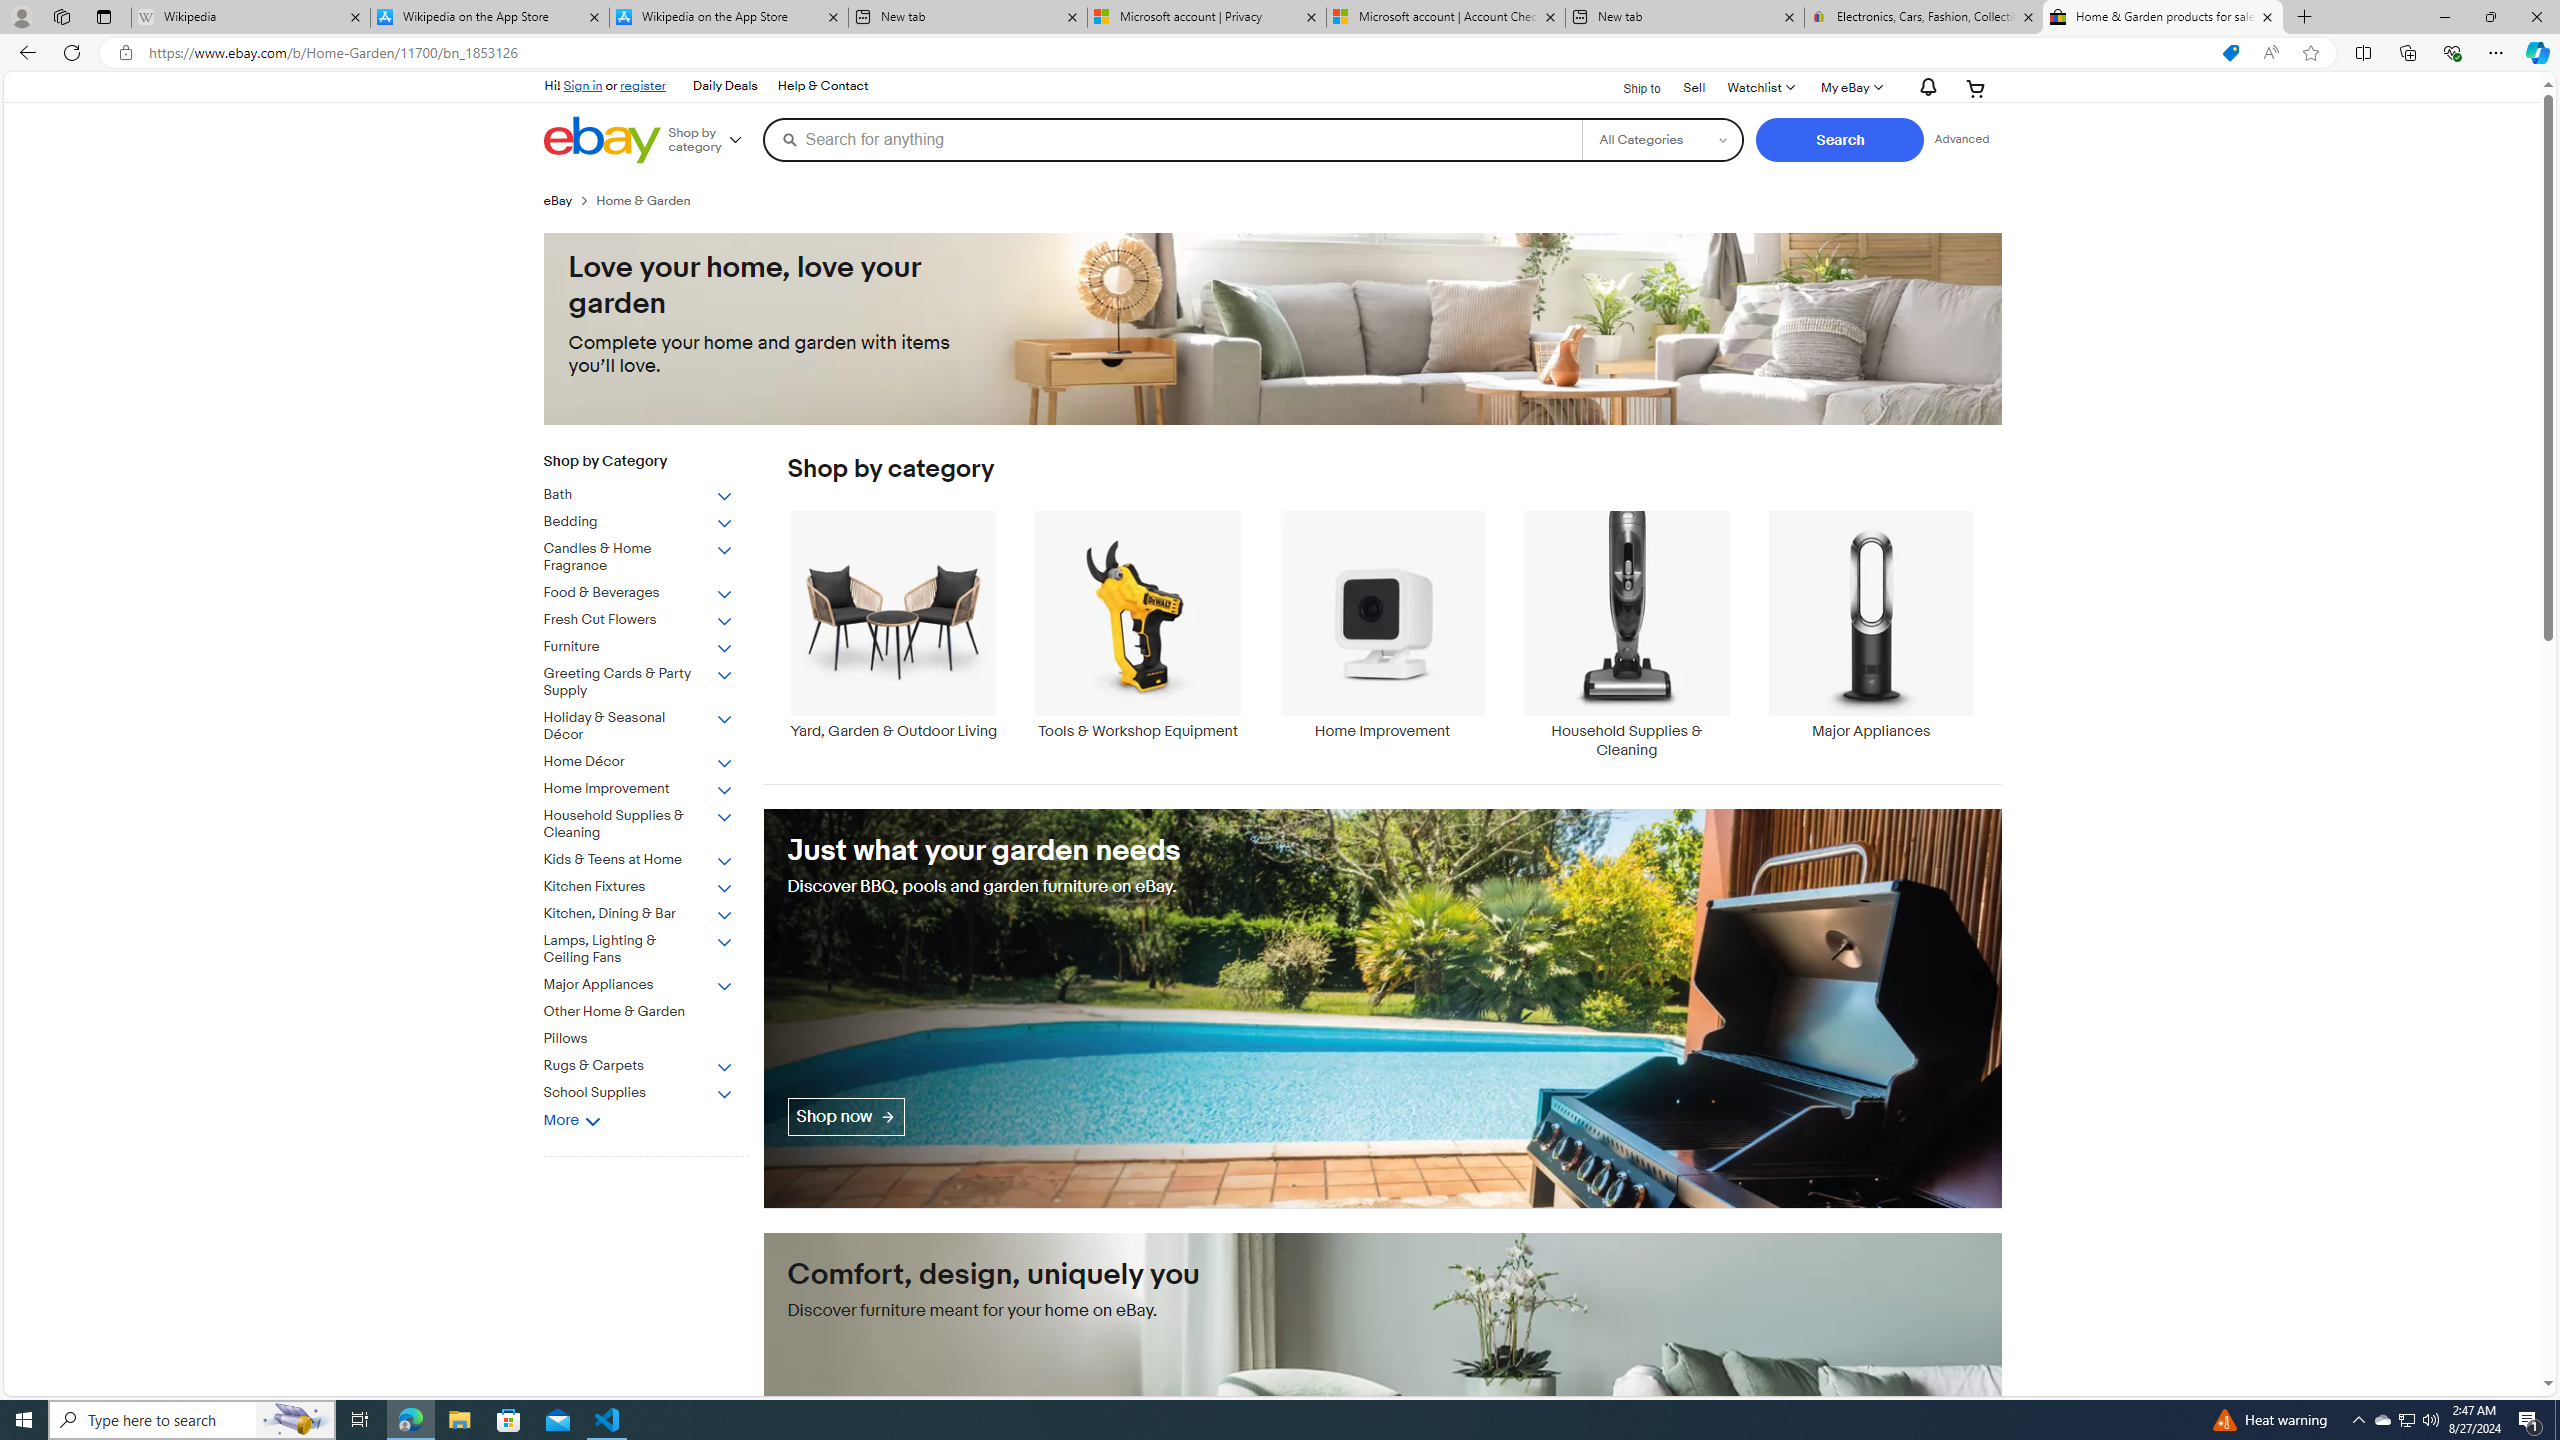  Describe the element at coordinates (637, 1092) in the screenshot. I see `'School Supplies'` at that location.